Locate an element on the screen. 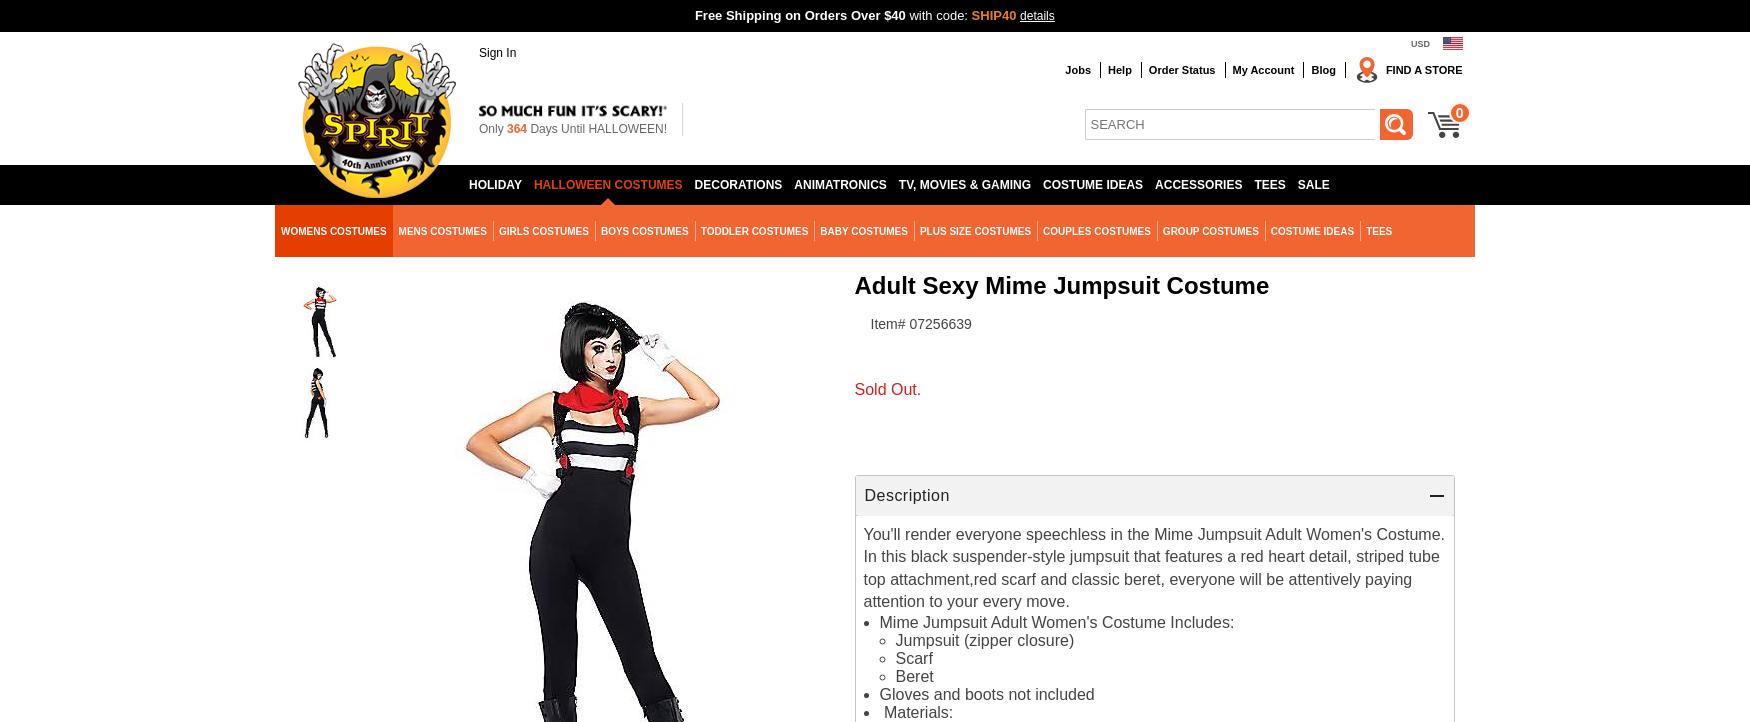 The height and width of the screenshot is (722, 1750). 'with code:' is located at coordinates (939, 14).